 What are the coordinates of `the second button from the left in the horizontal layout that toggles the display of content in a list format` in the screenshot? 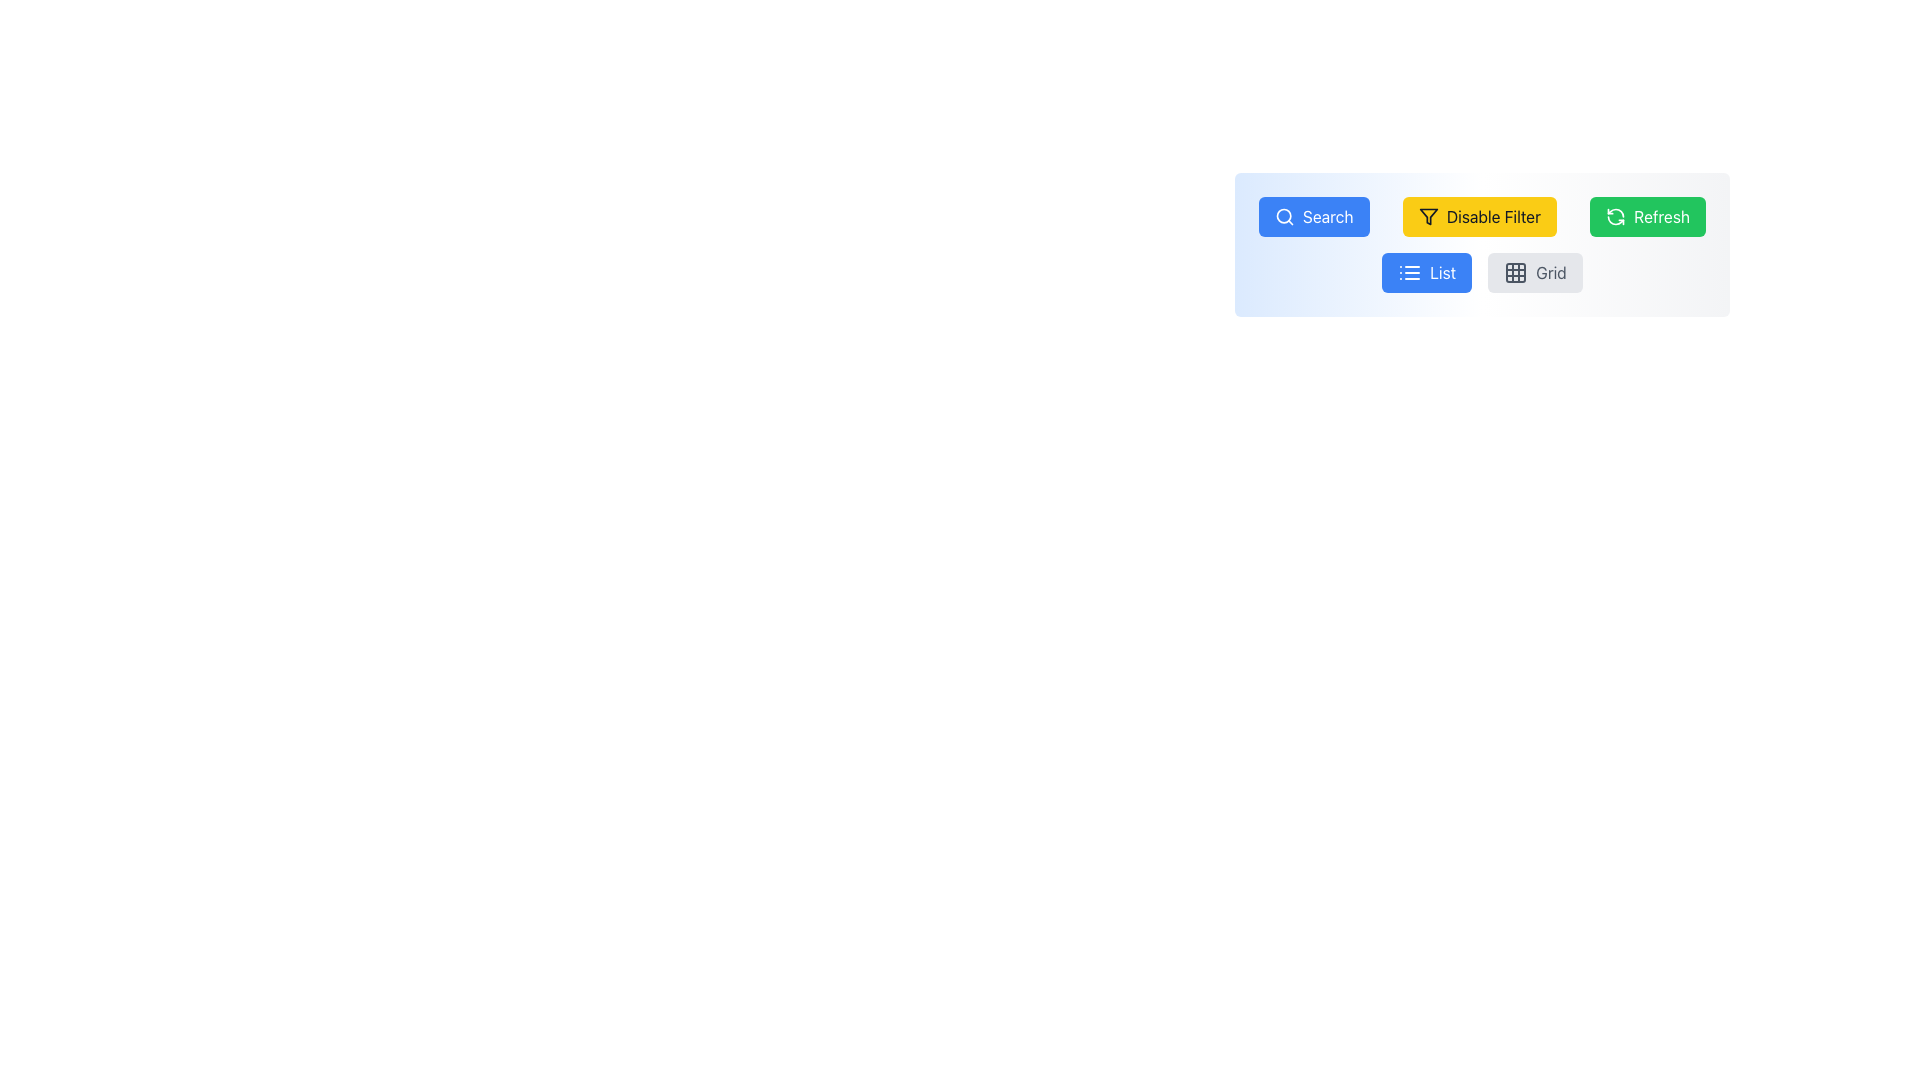 It's located at (1426, 273).